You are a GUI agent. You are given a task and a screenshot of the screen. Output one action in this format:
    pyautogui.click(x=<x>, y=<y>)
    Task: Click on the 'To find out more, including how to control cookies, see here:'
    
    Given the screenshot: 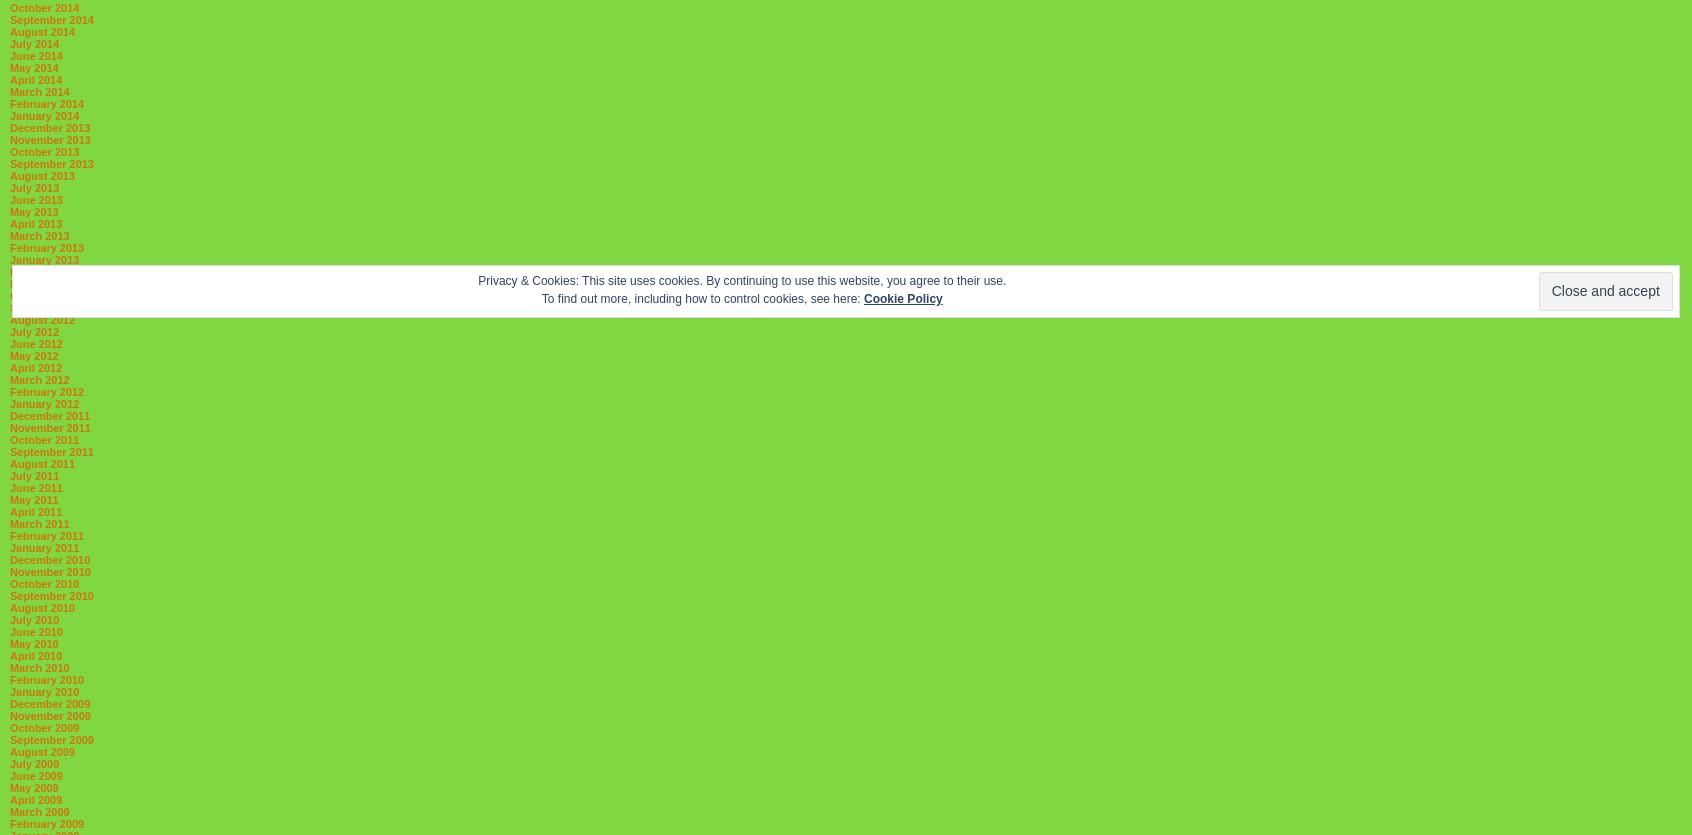 What is the action you would take?
    pyautogui.click(x=540, y=297)
    